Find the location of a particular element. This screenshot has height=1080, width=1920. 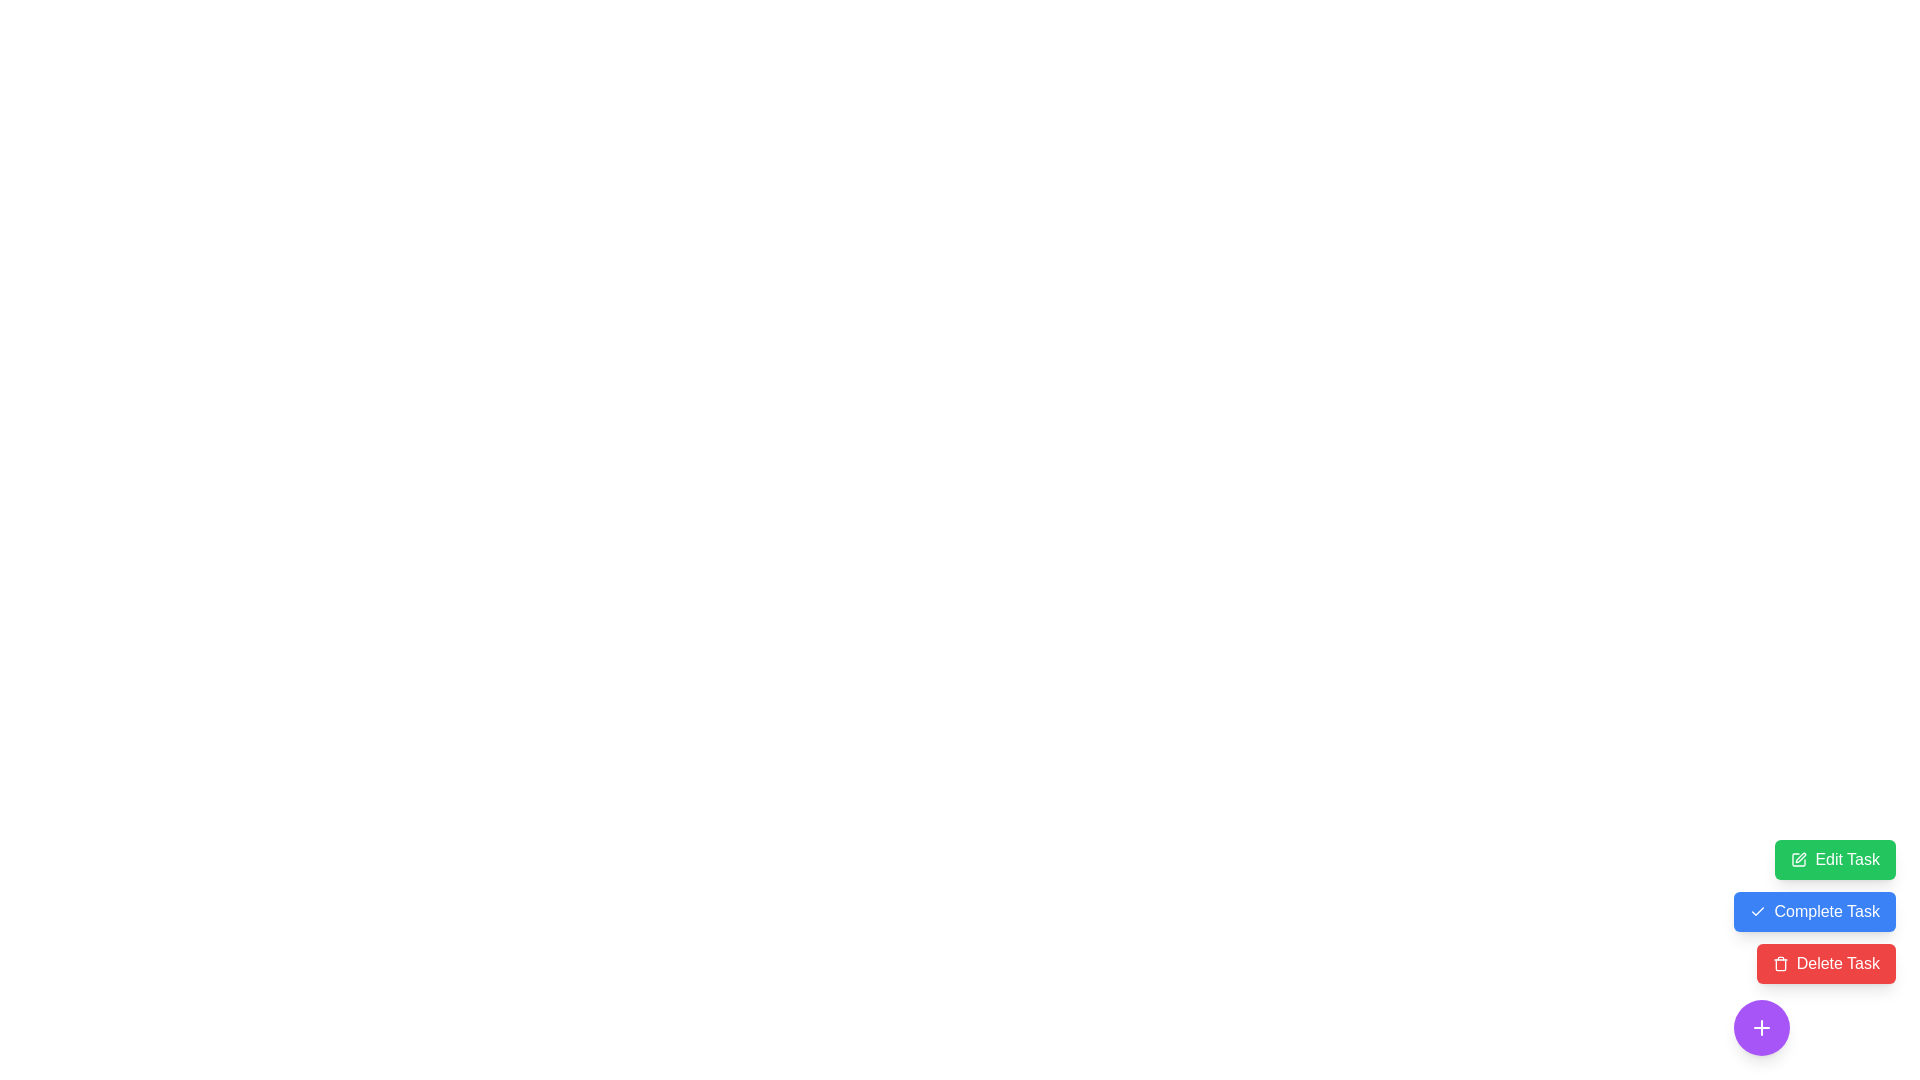

the red 'Delete Task' button with a trash icon is located at coordinates (1815, 947).